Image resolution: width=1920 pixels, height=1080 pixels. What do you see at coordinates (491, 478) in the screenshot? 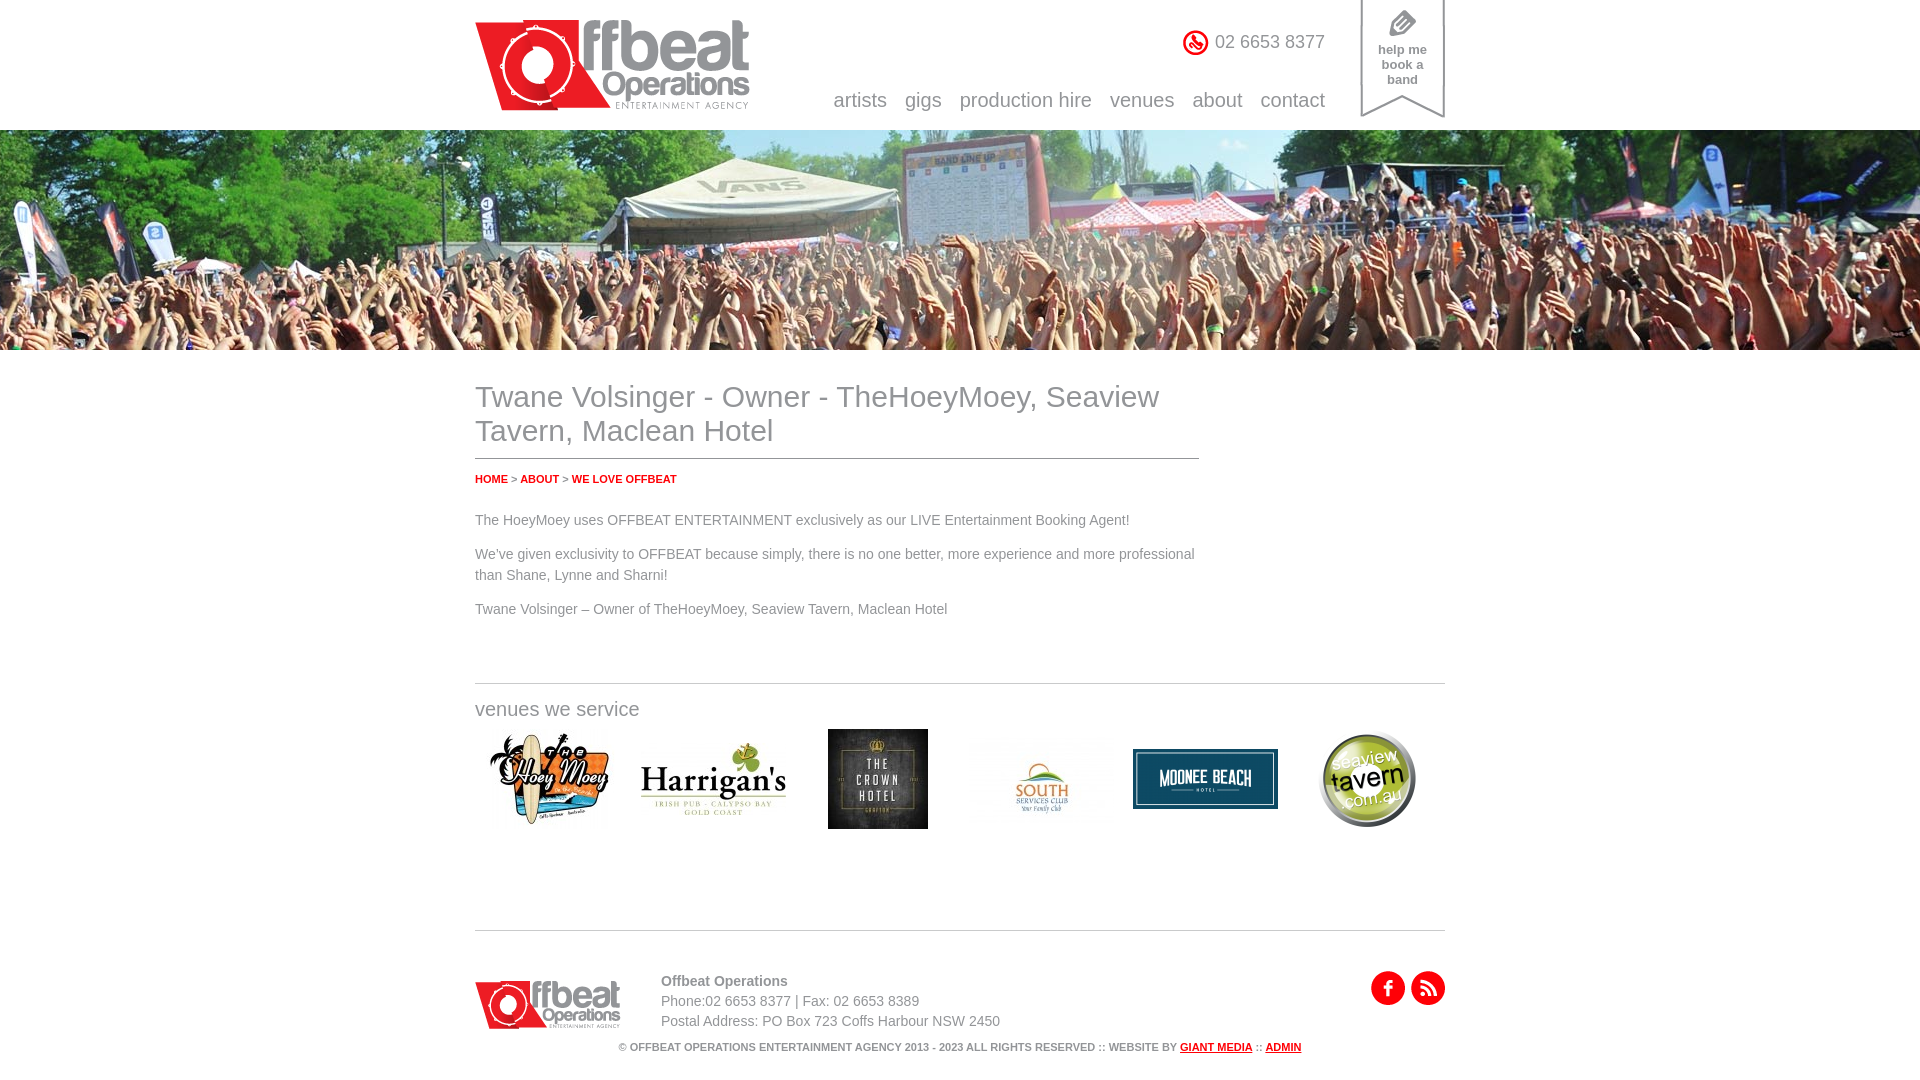
I see `'HOME'` at bounding box center [491, 478].